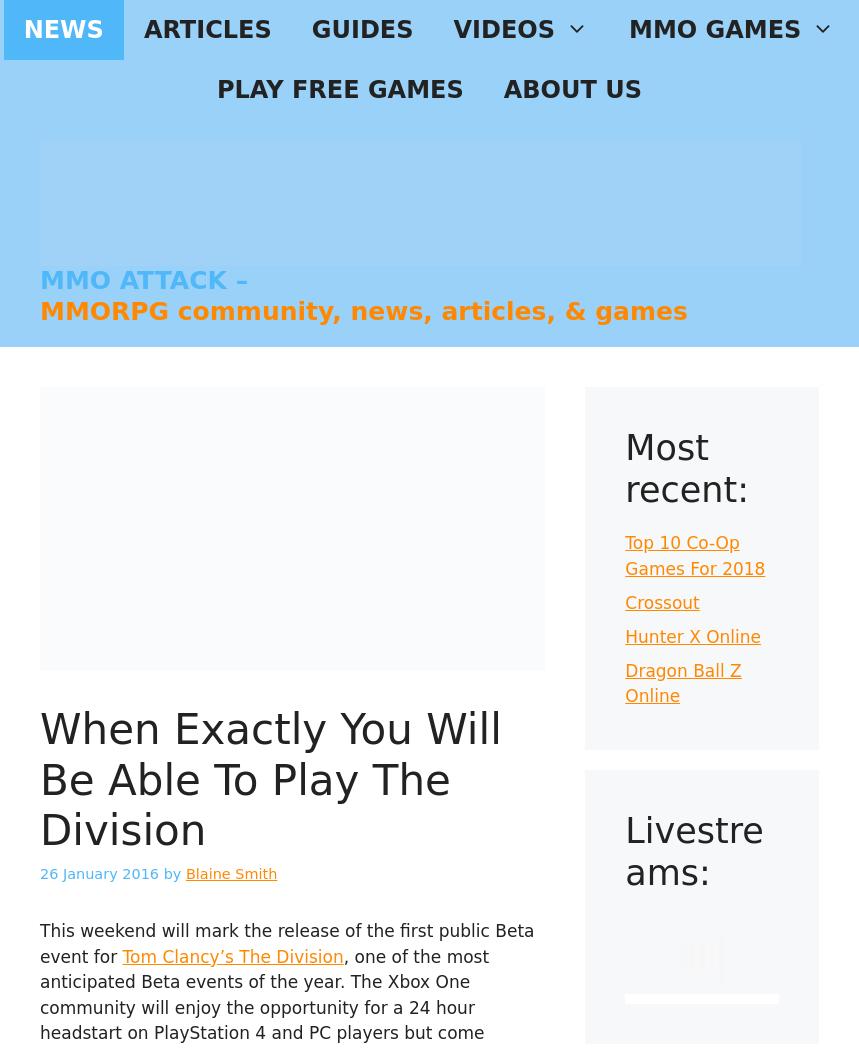 The height and width of the screenshot is (1050, 859). I want to click on 'Tom Clancy’s The Division', so click(232, 955).